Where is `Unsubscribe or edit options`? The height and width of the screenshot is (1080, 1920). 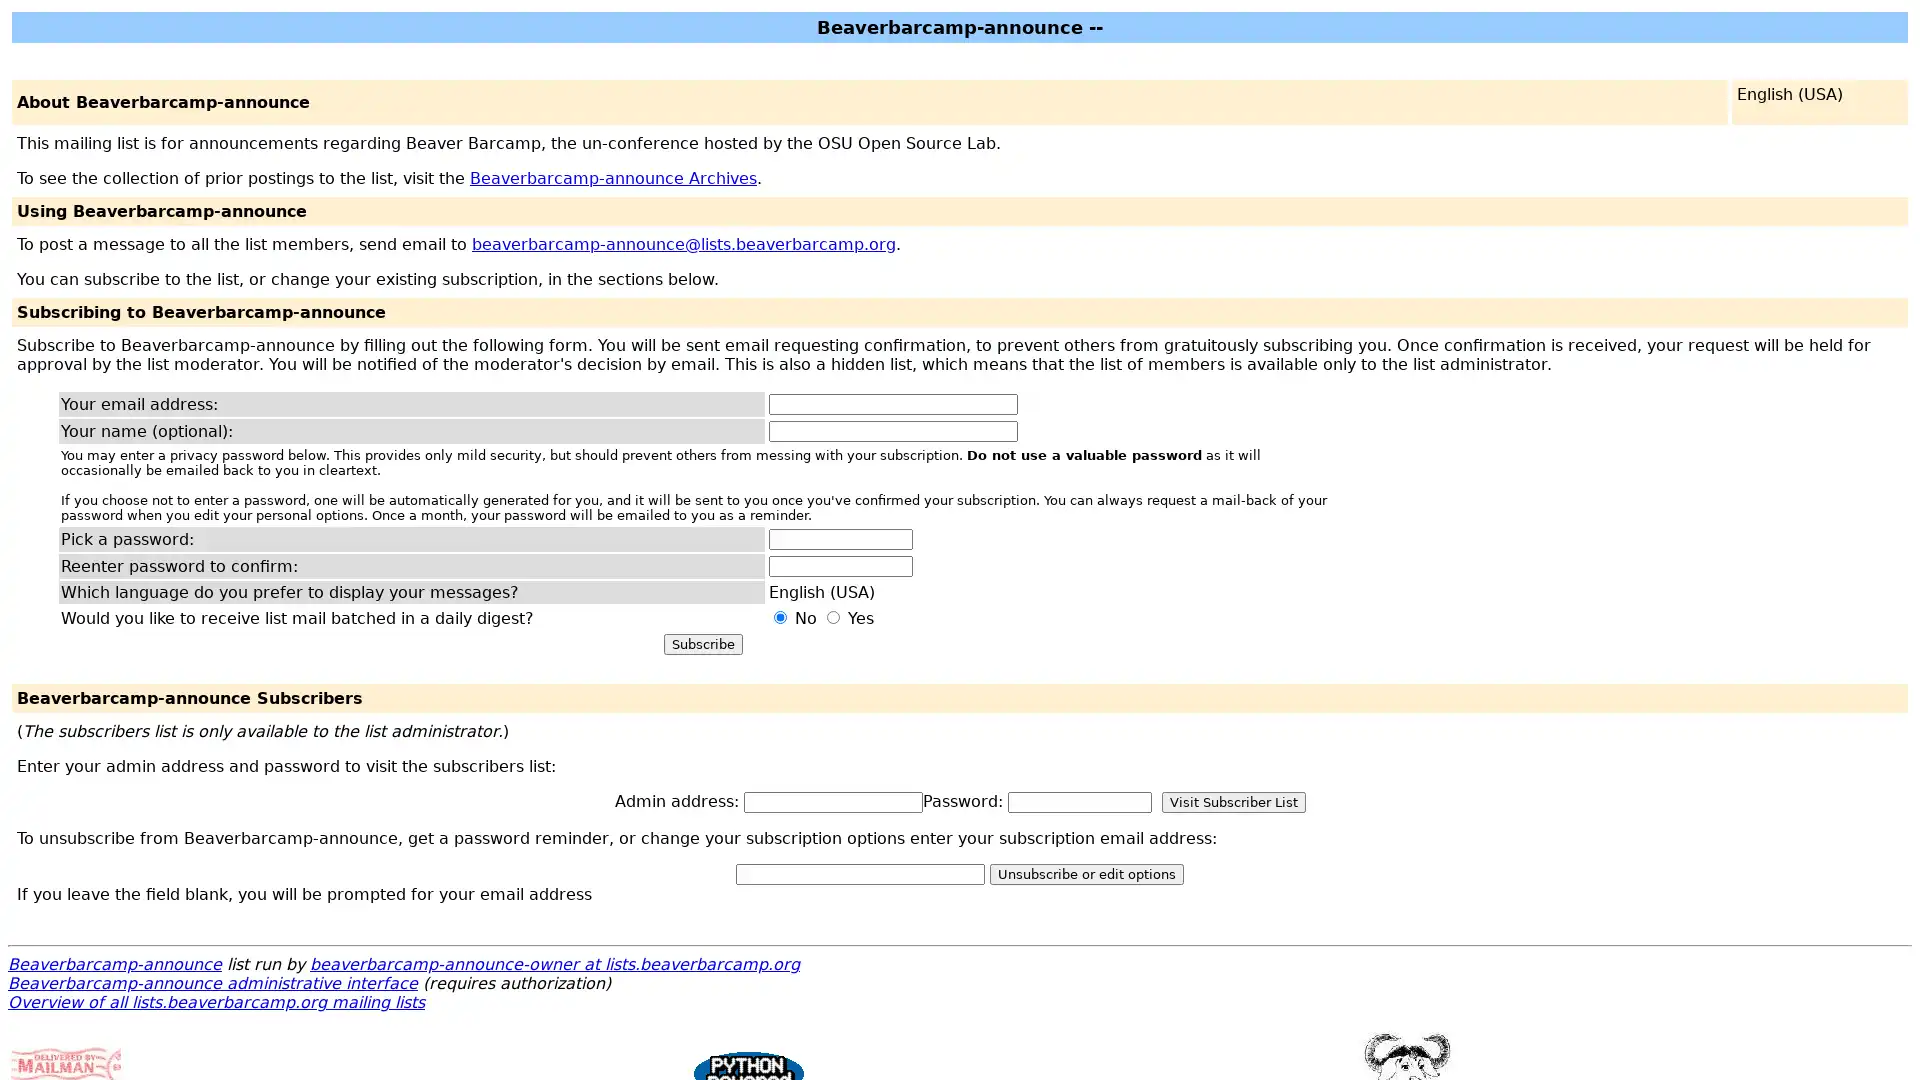 Unsubscribe or edit options is located at coordinates (1085, 873).